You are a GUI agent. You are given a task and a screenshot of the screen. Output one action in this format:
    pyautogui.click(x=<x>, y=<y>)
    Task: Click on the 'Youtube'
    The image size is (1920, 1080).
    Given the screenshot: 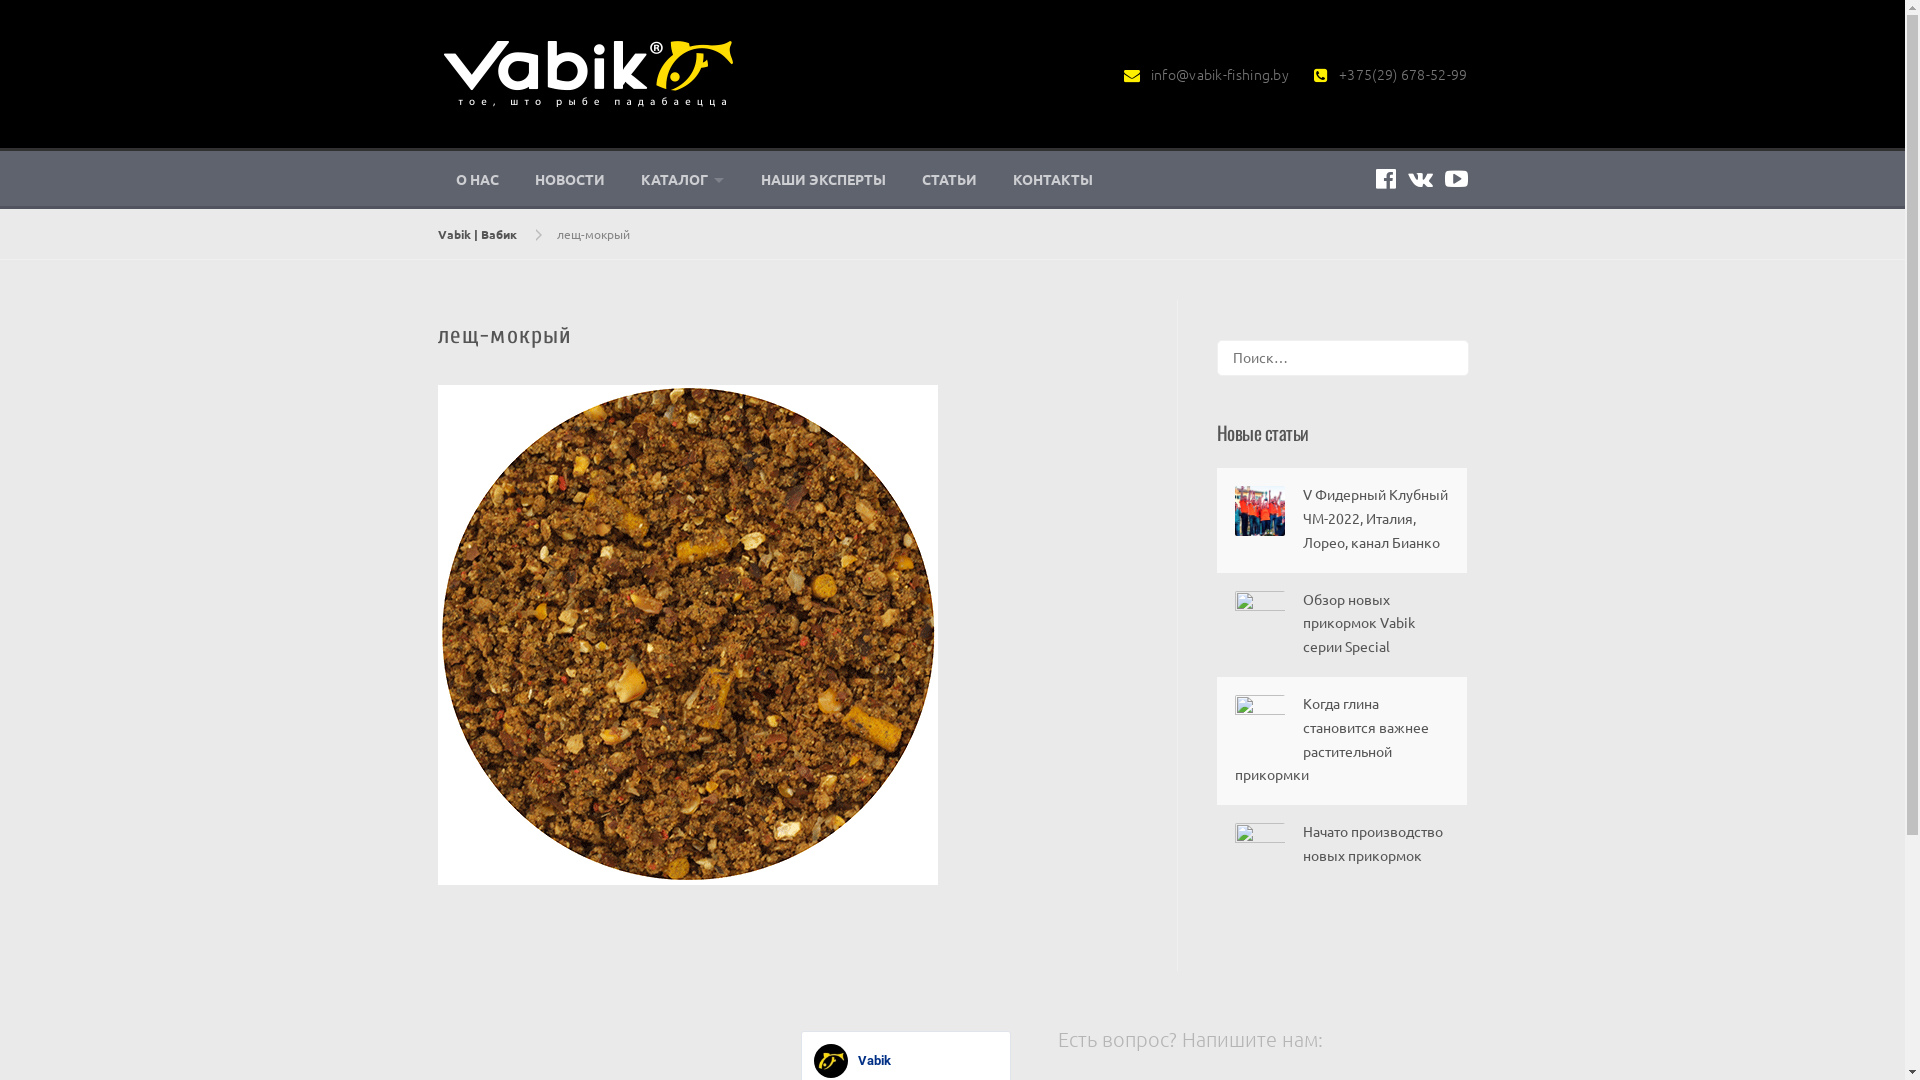 What is the action you would take?
    pyautogui.click(x=1455, y=176)
    